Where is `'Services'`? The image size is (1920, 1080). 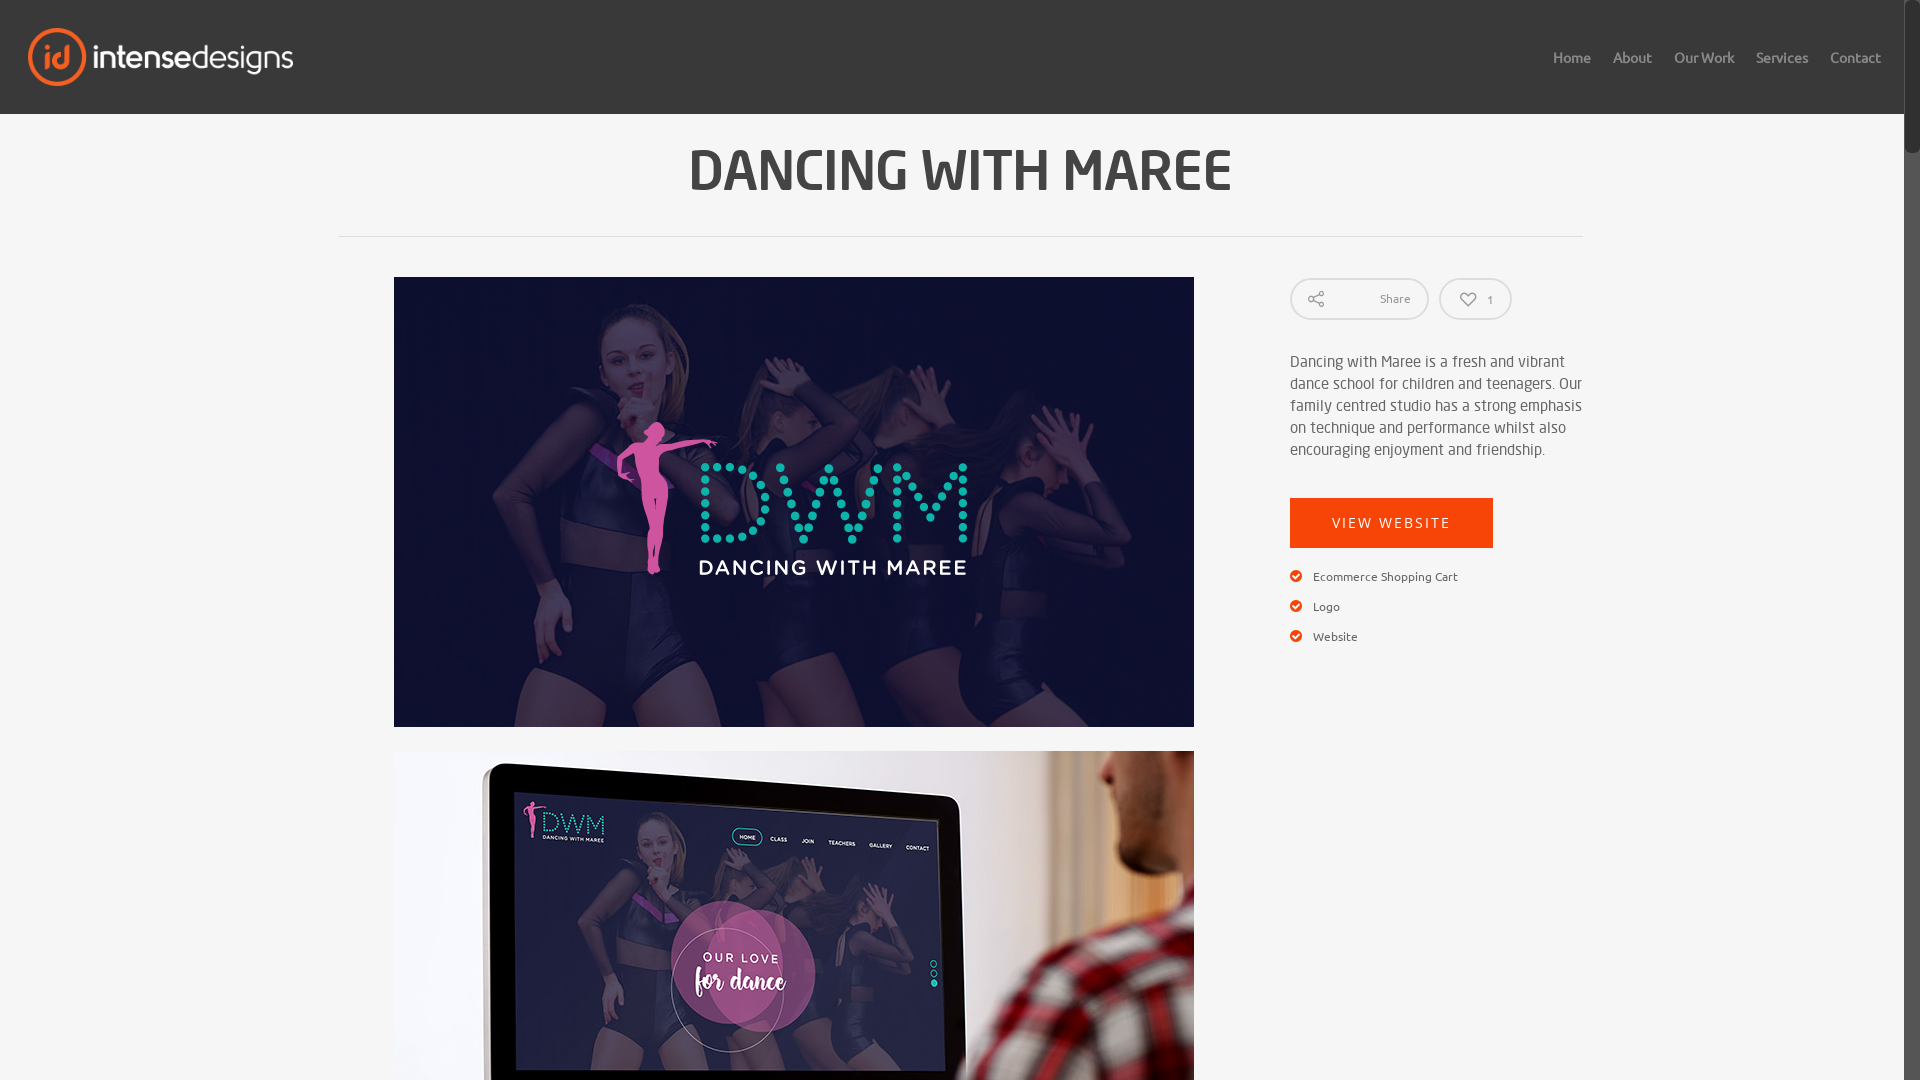
'Services' is located at coordinates (1781, 69).